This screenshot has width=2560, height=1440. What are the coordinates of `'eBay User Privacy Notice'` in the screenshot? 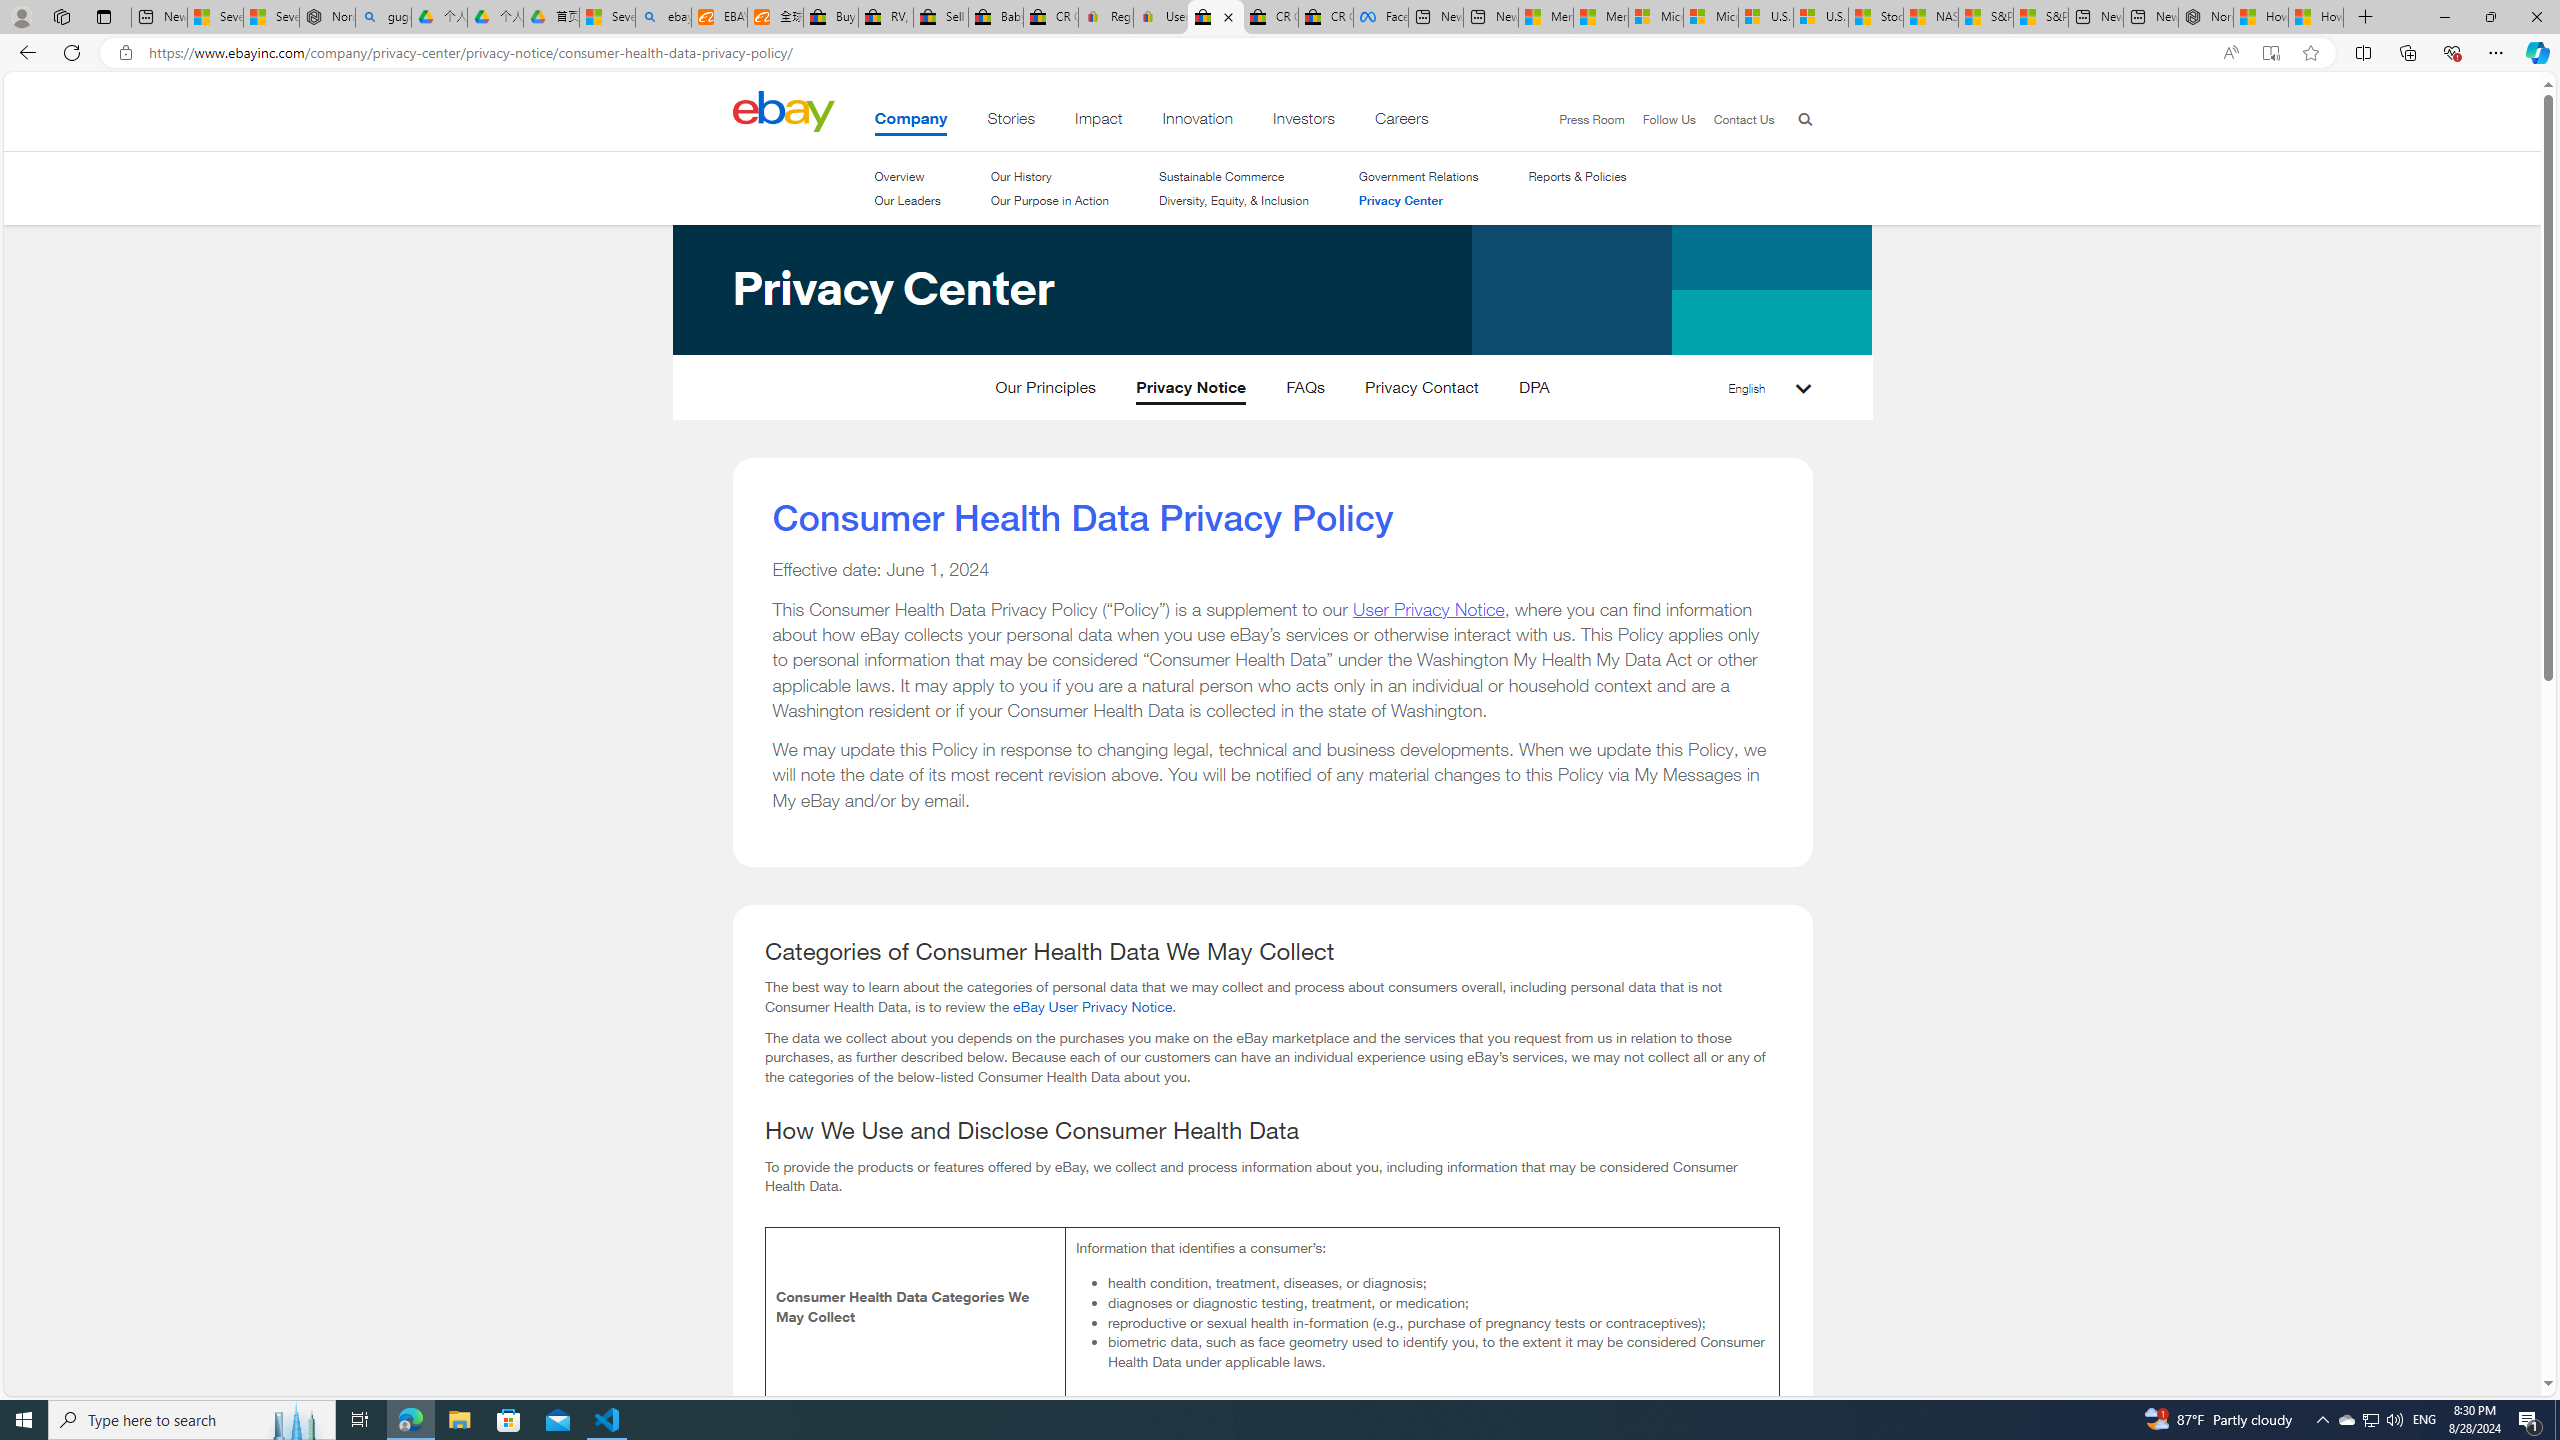 It's located at (1092, 1004).